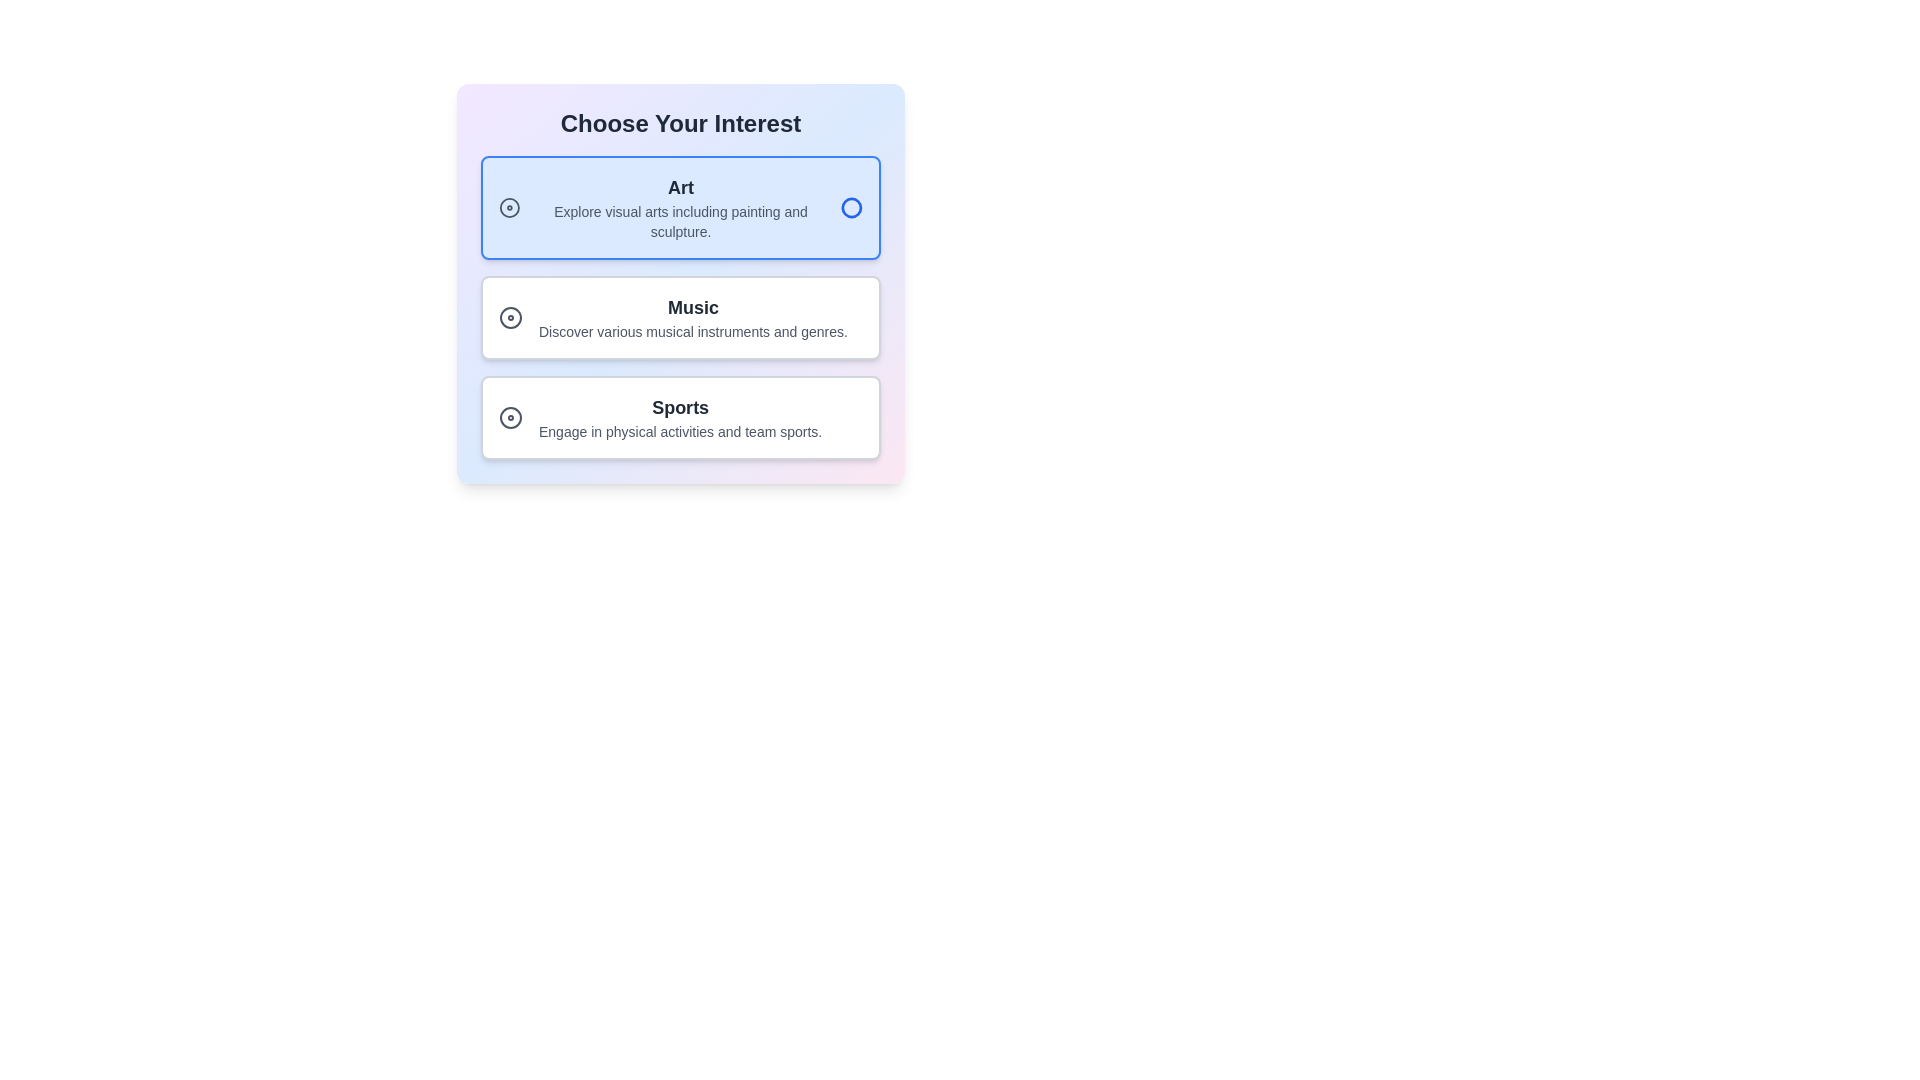 Image resolution: width=1920 pixels, height=1080 pixels. I want to click on the text label that reads 'Discover various musical instruments and genres.' which is positioned directly beneath the 'Music' heading in the 'Choose Your Interest' list, so click(693, 330).